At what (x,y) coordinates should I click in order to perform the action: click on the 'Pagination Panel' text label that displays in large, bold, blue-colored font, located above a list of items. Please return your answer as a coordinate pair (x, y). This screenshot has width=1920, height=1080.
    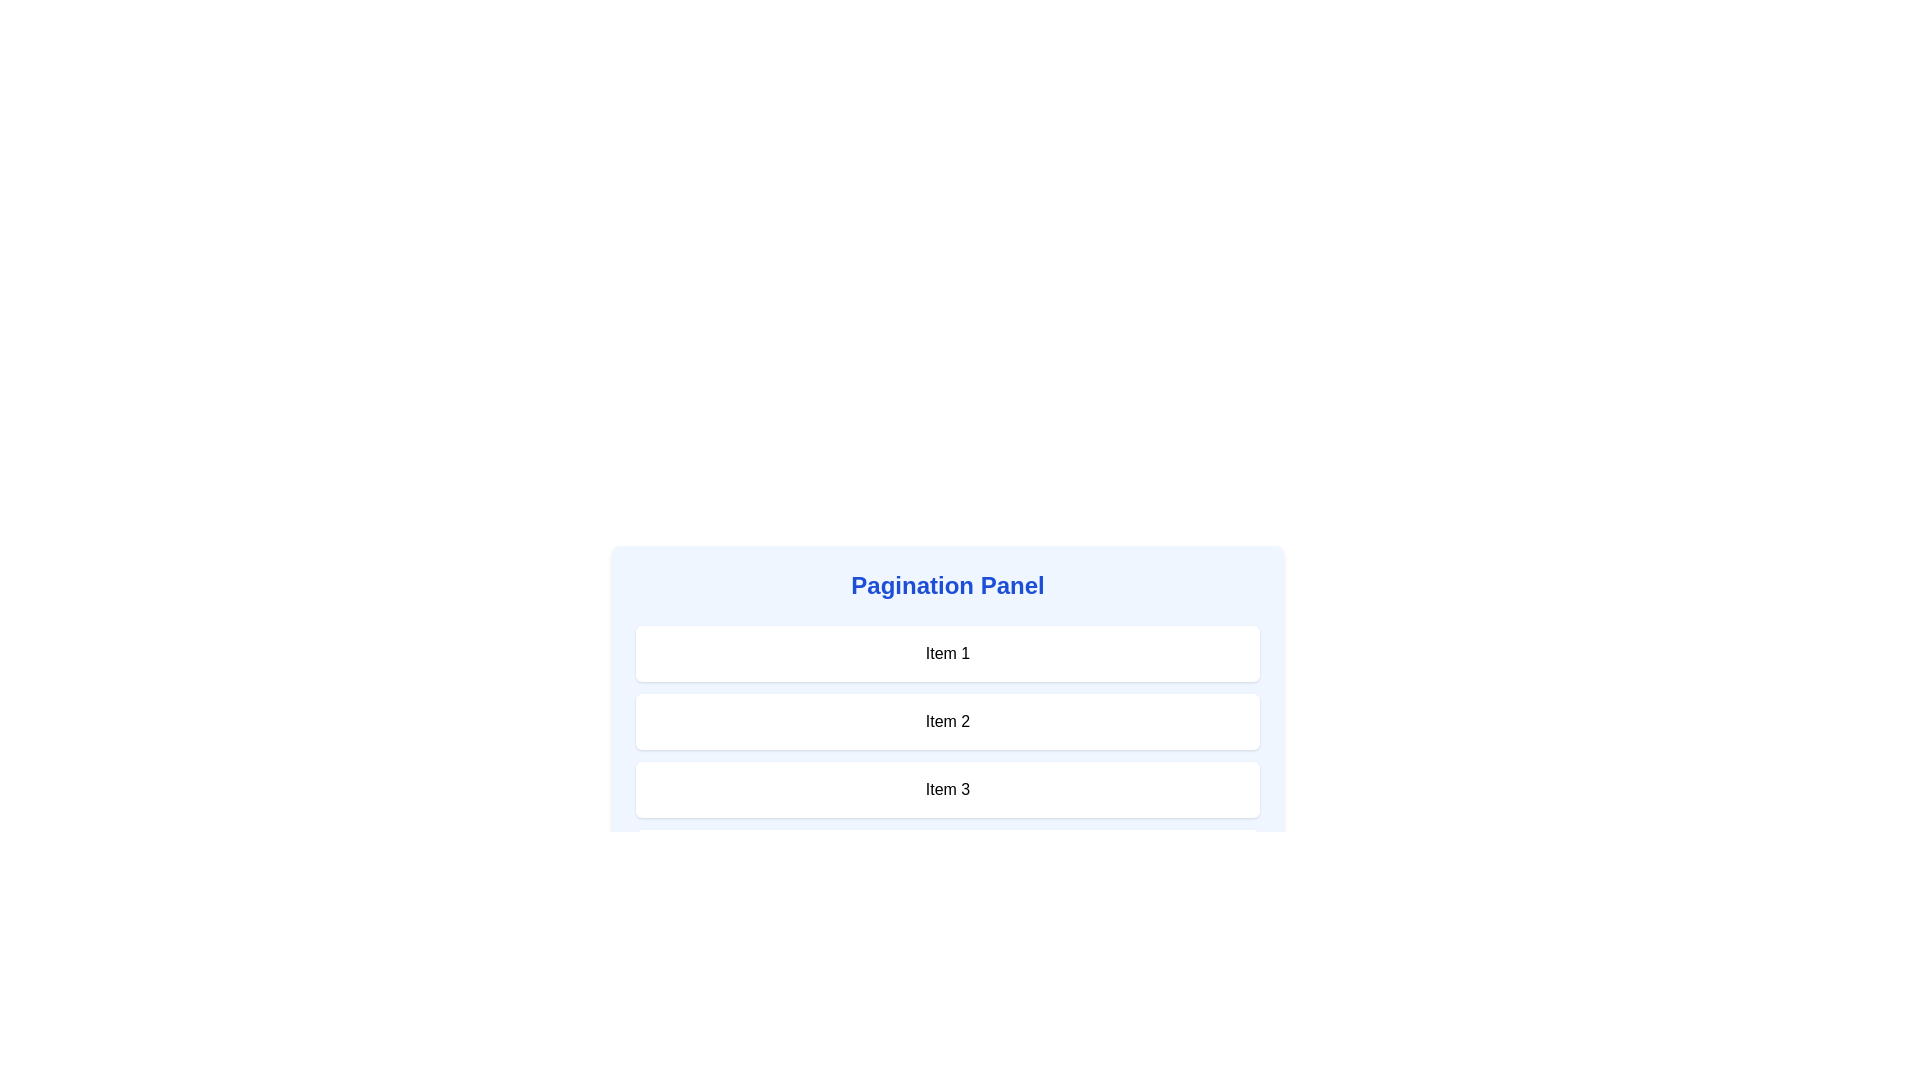
    Looking at the image, I should click on (947, 585).